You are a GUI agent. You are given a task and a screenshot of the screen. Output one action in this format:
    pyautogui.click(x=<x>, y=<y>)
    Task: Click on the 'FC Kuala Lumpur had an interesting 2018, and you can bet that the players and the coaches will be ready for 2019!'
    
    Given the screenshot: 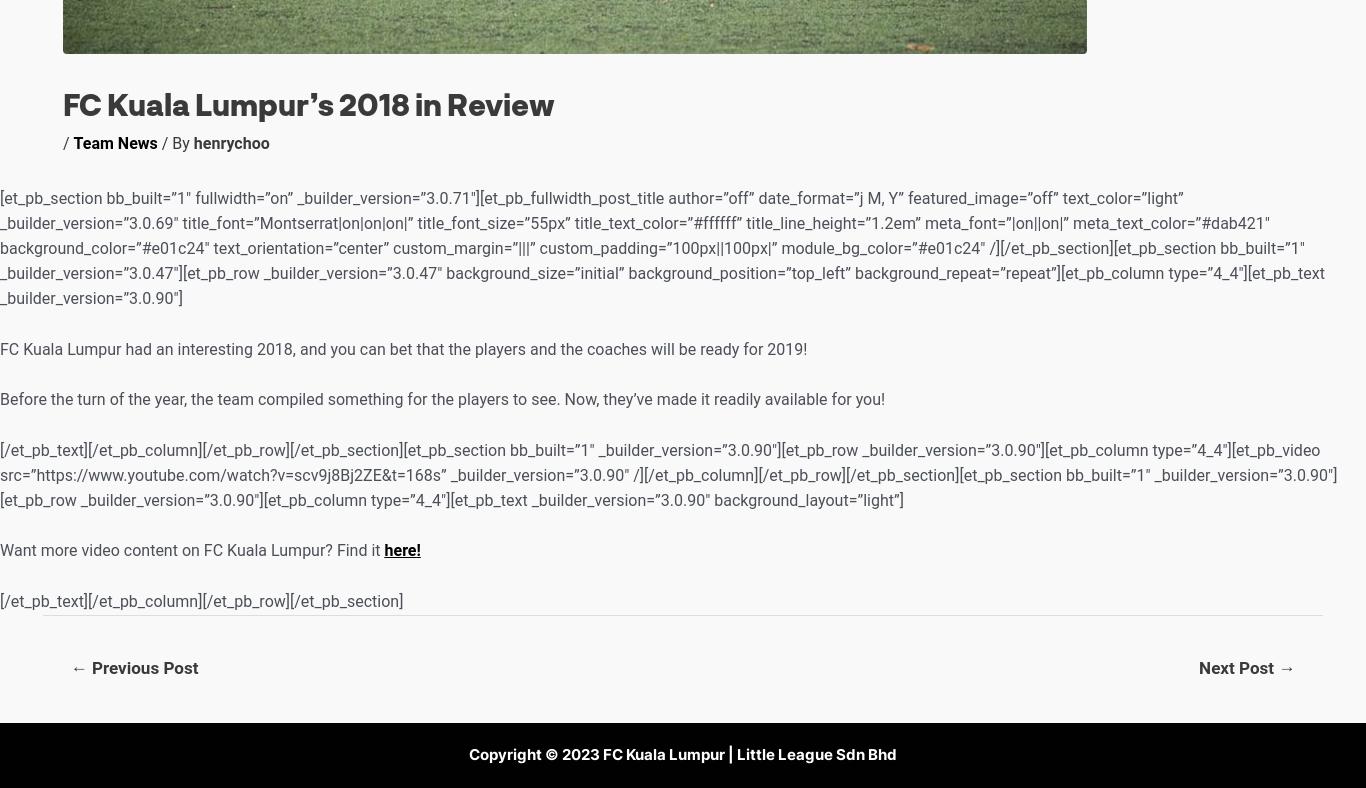 What is the action you would take?
    pyautogui.click(x=402, y=348)
    